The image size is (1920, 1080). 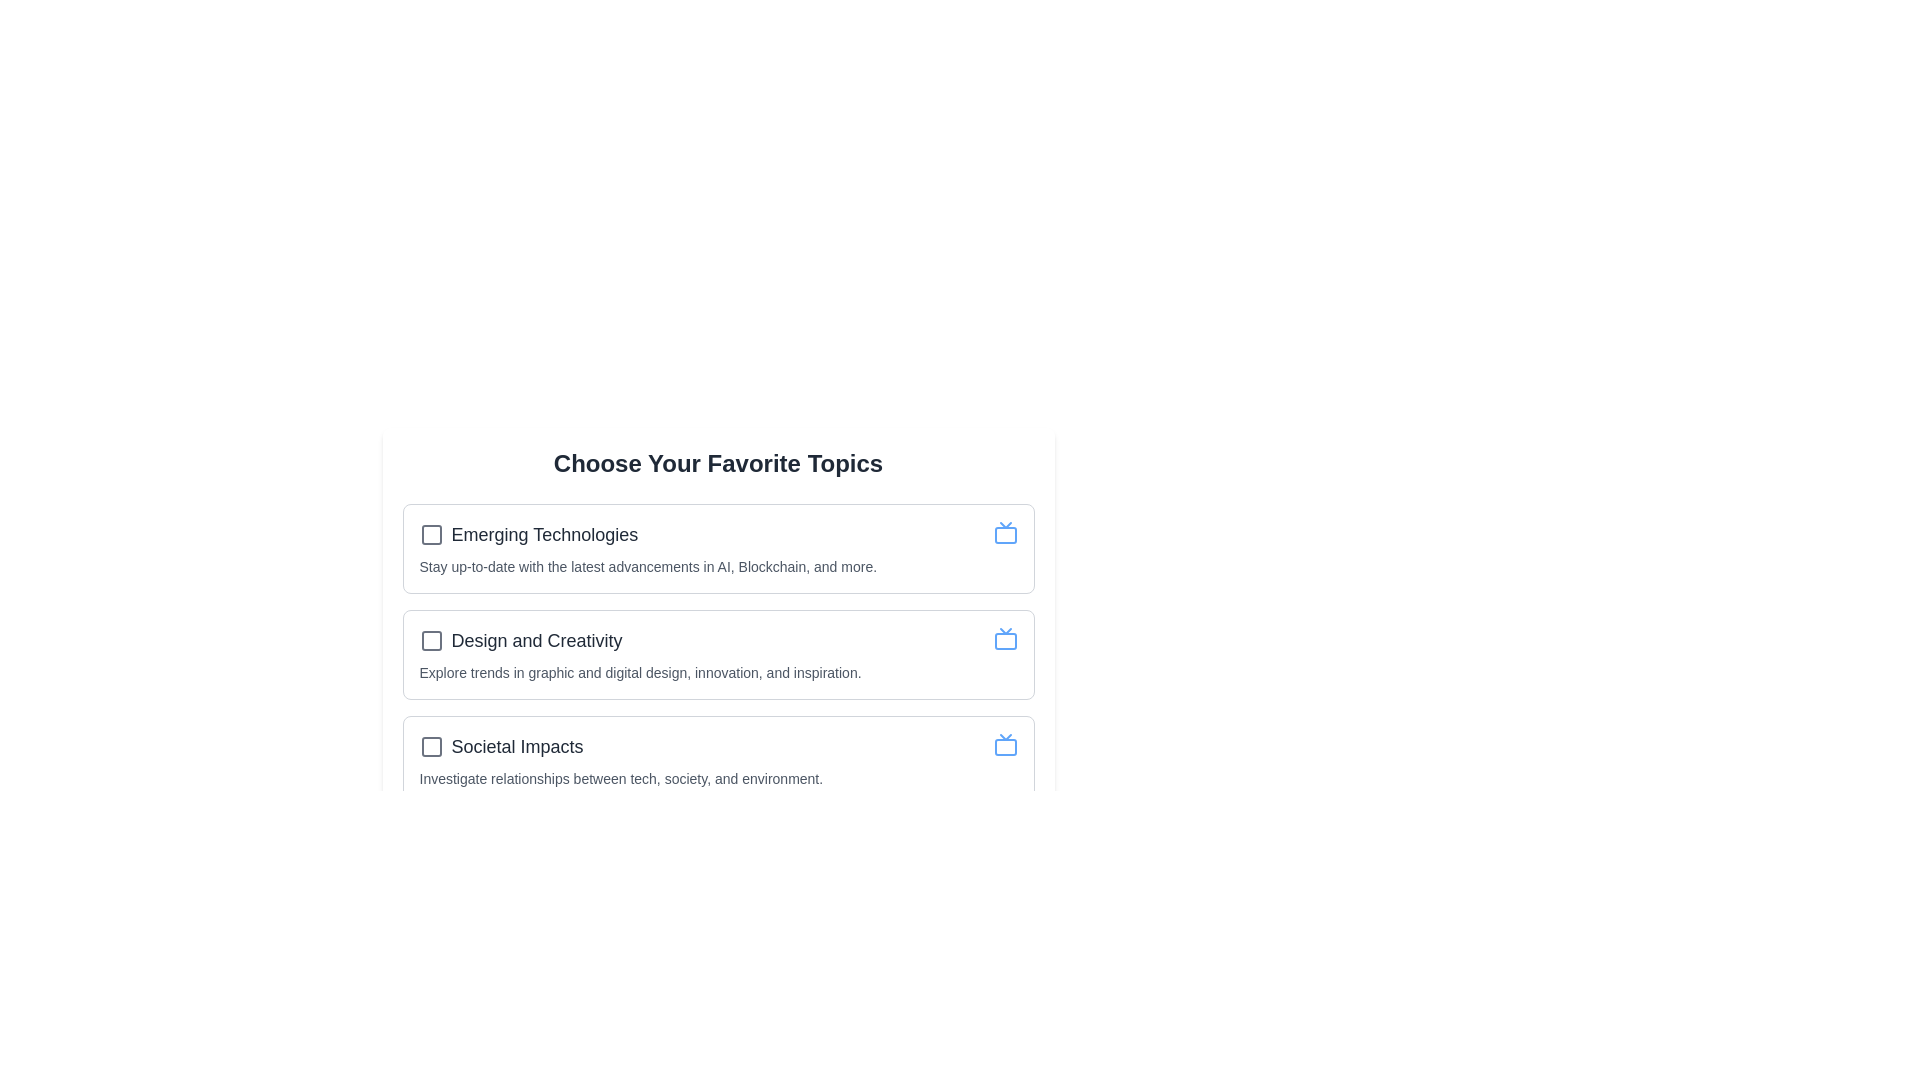 I want to click on the text label displaying 'Societal Impacts' which is part of the selectable list entry for 'Choose Your Favorite Topics', so click(x=517, y=747).